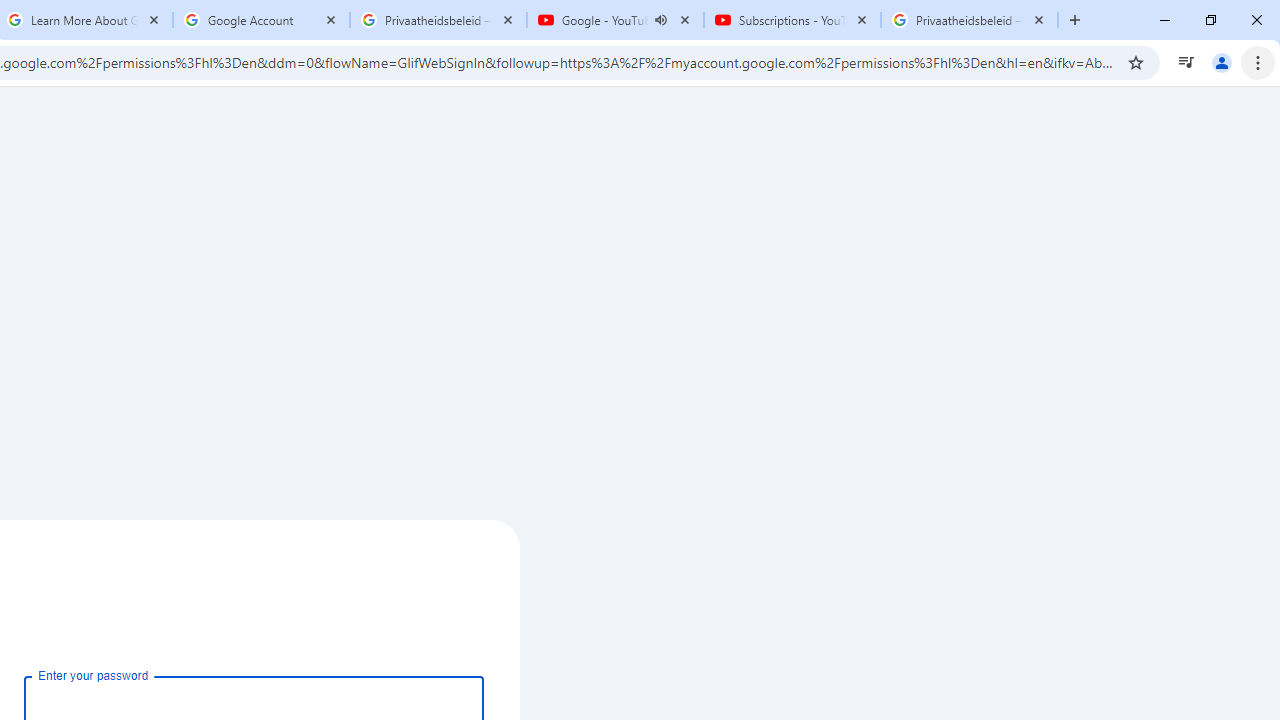 This screenshot has width=1280, height=720. What do you see at coordinates (661, 20) in the screenshot?
I see `'Mute tab'` at bounding box center [661, 20].